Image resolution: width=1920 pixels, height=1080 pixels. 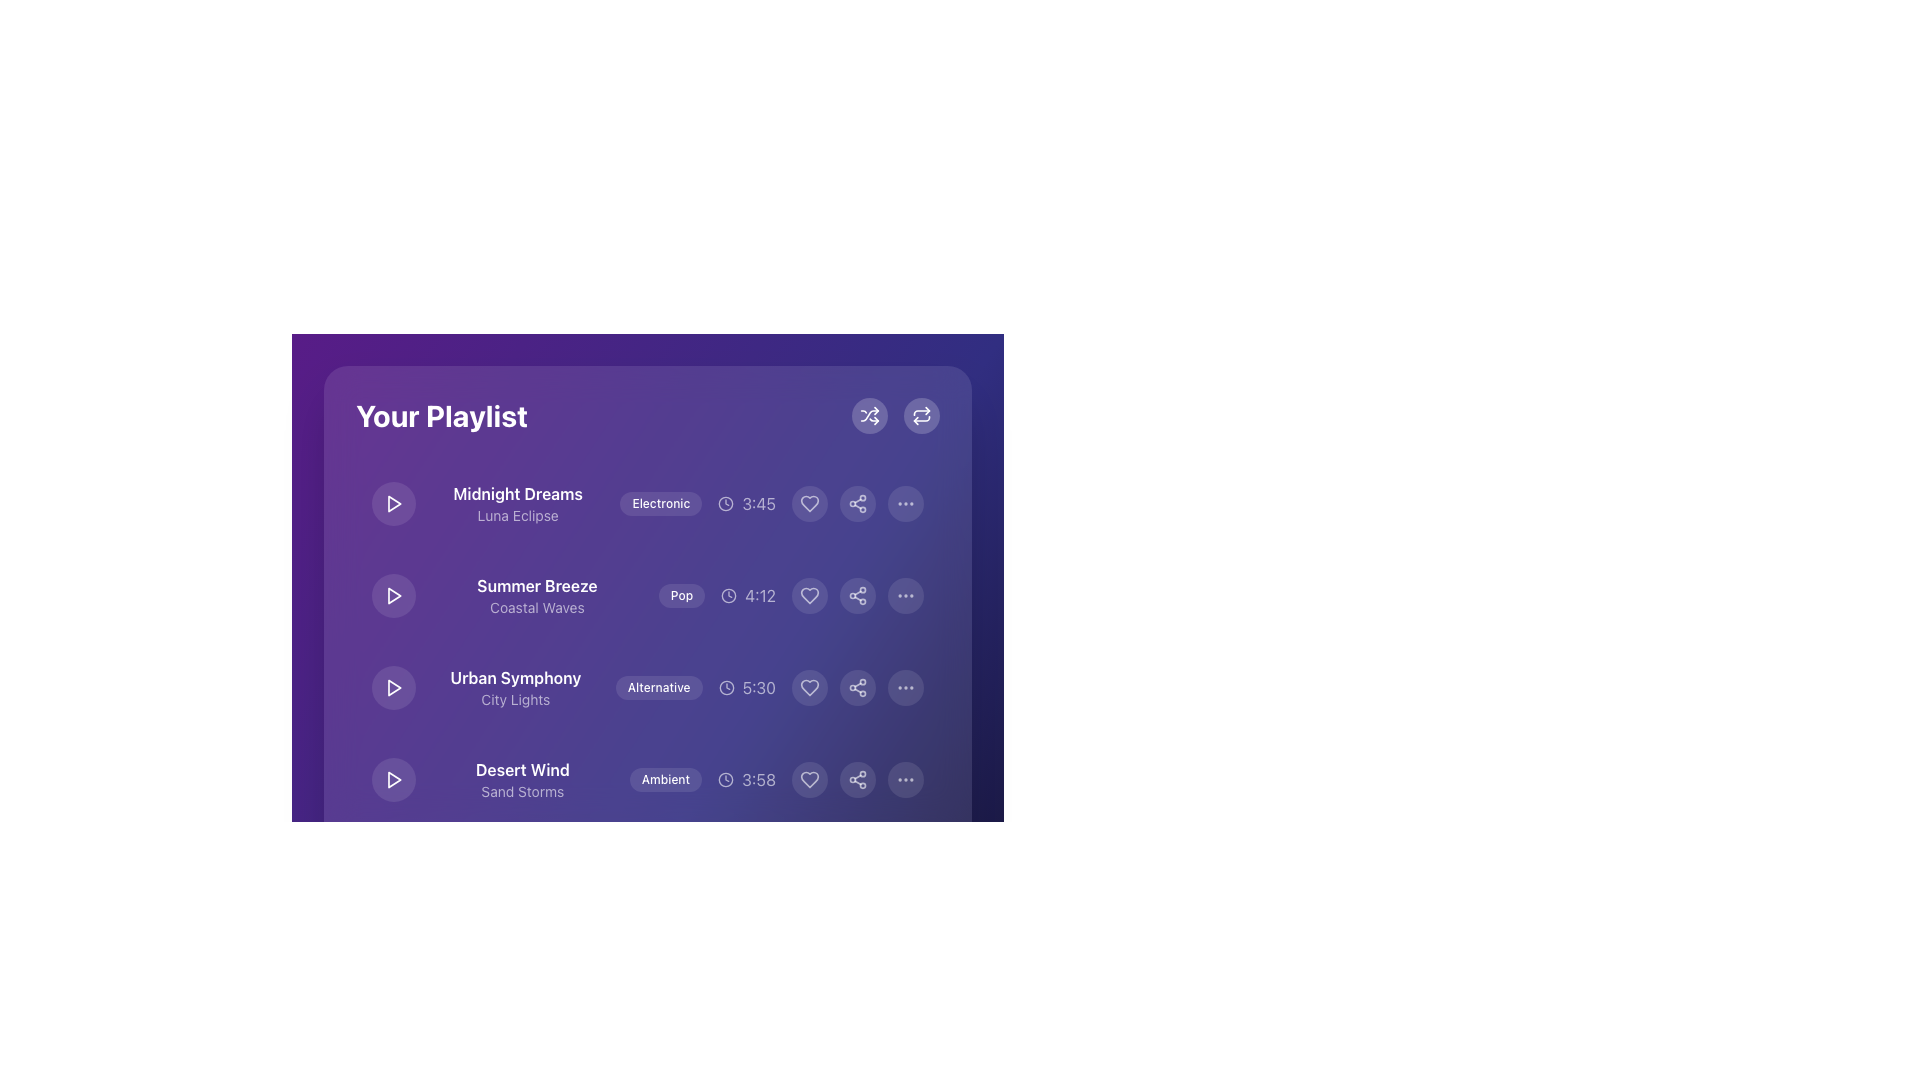 What do you see at coordinates (905, 686) in the screenshot?
I see `the rightmost button in the third row of a vertical list` at bounding box center [905, 686].